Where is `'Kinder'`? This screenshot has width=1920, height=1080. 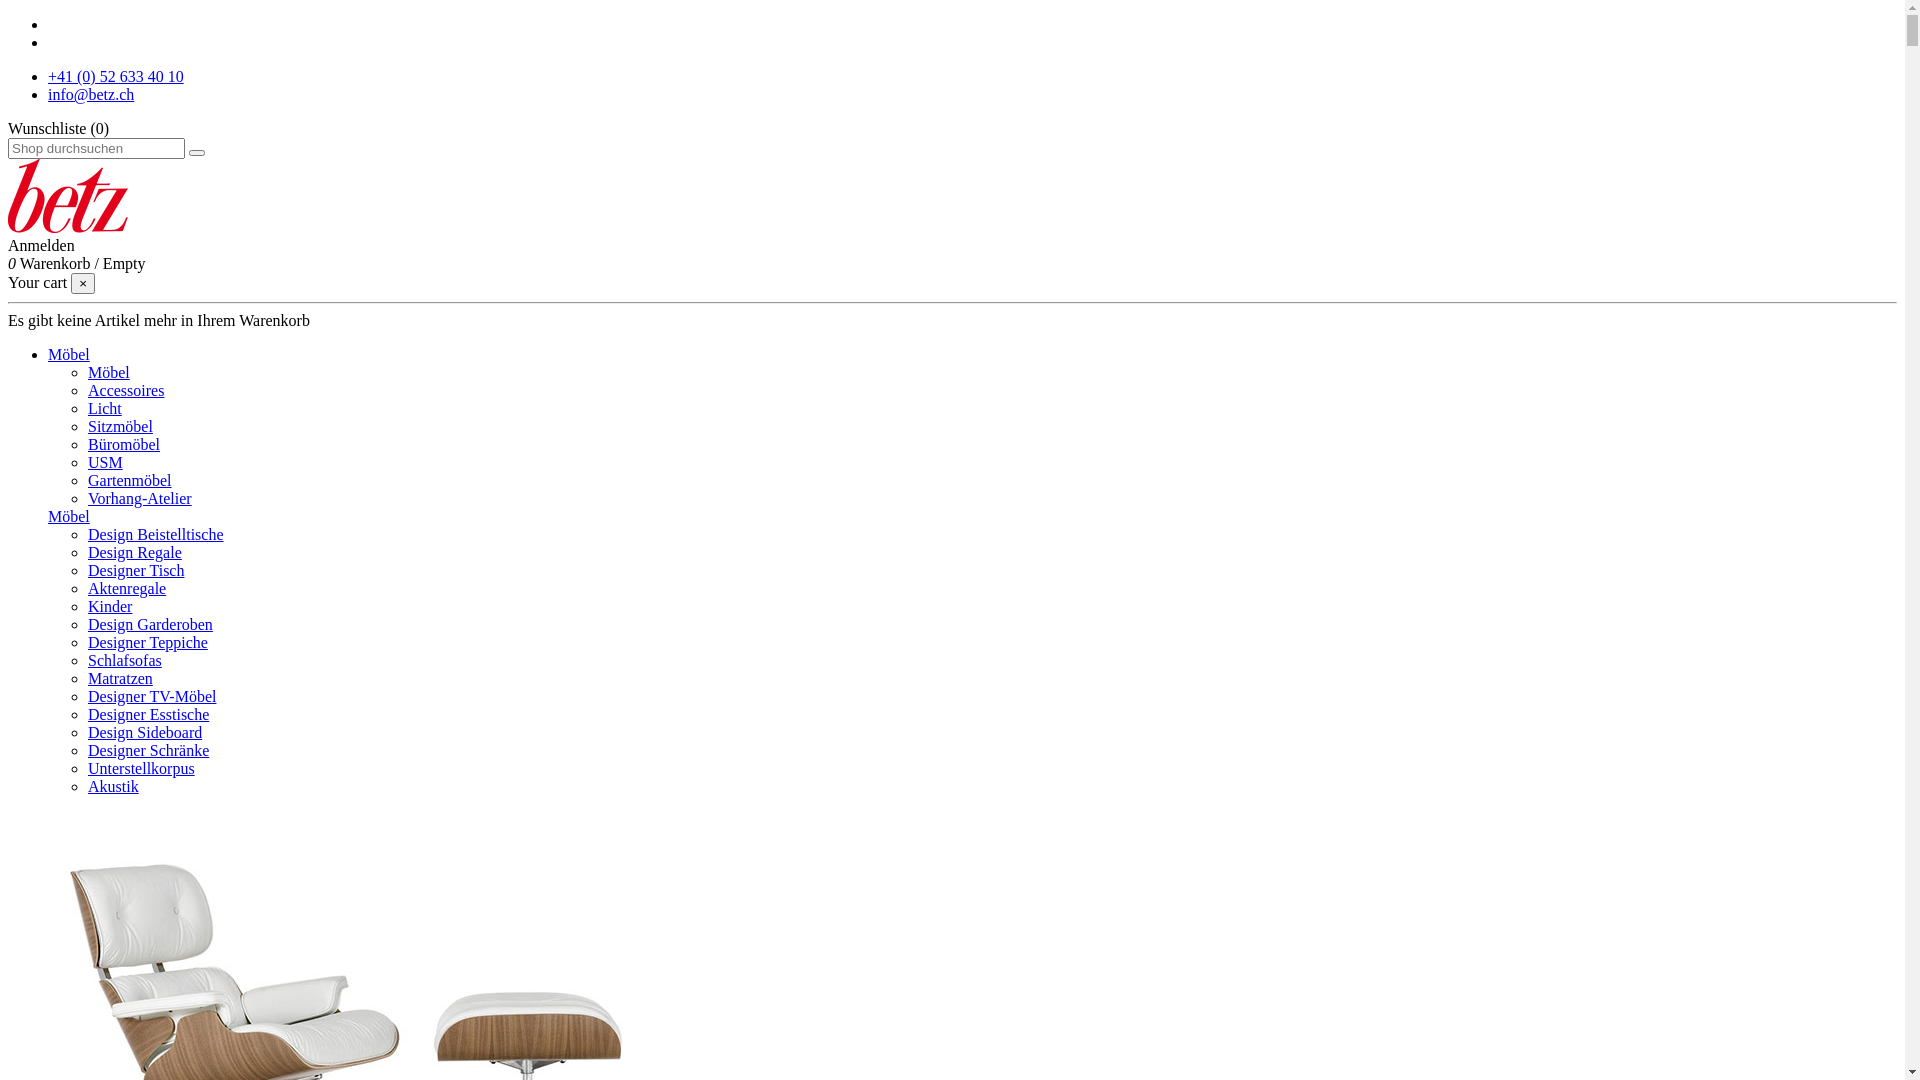 'Kinder' is located at coordinates (109, 605).